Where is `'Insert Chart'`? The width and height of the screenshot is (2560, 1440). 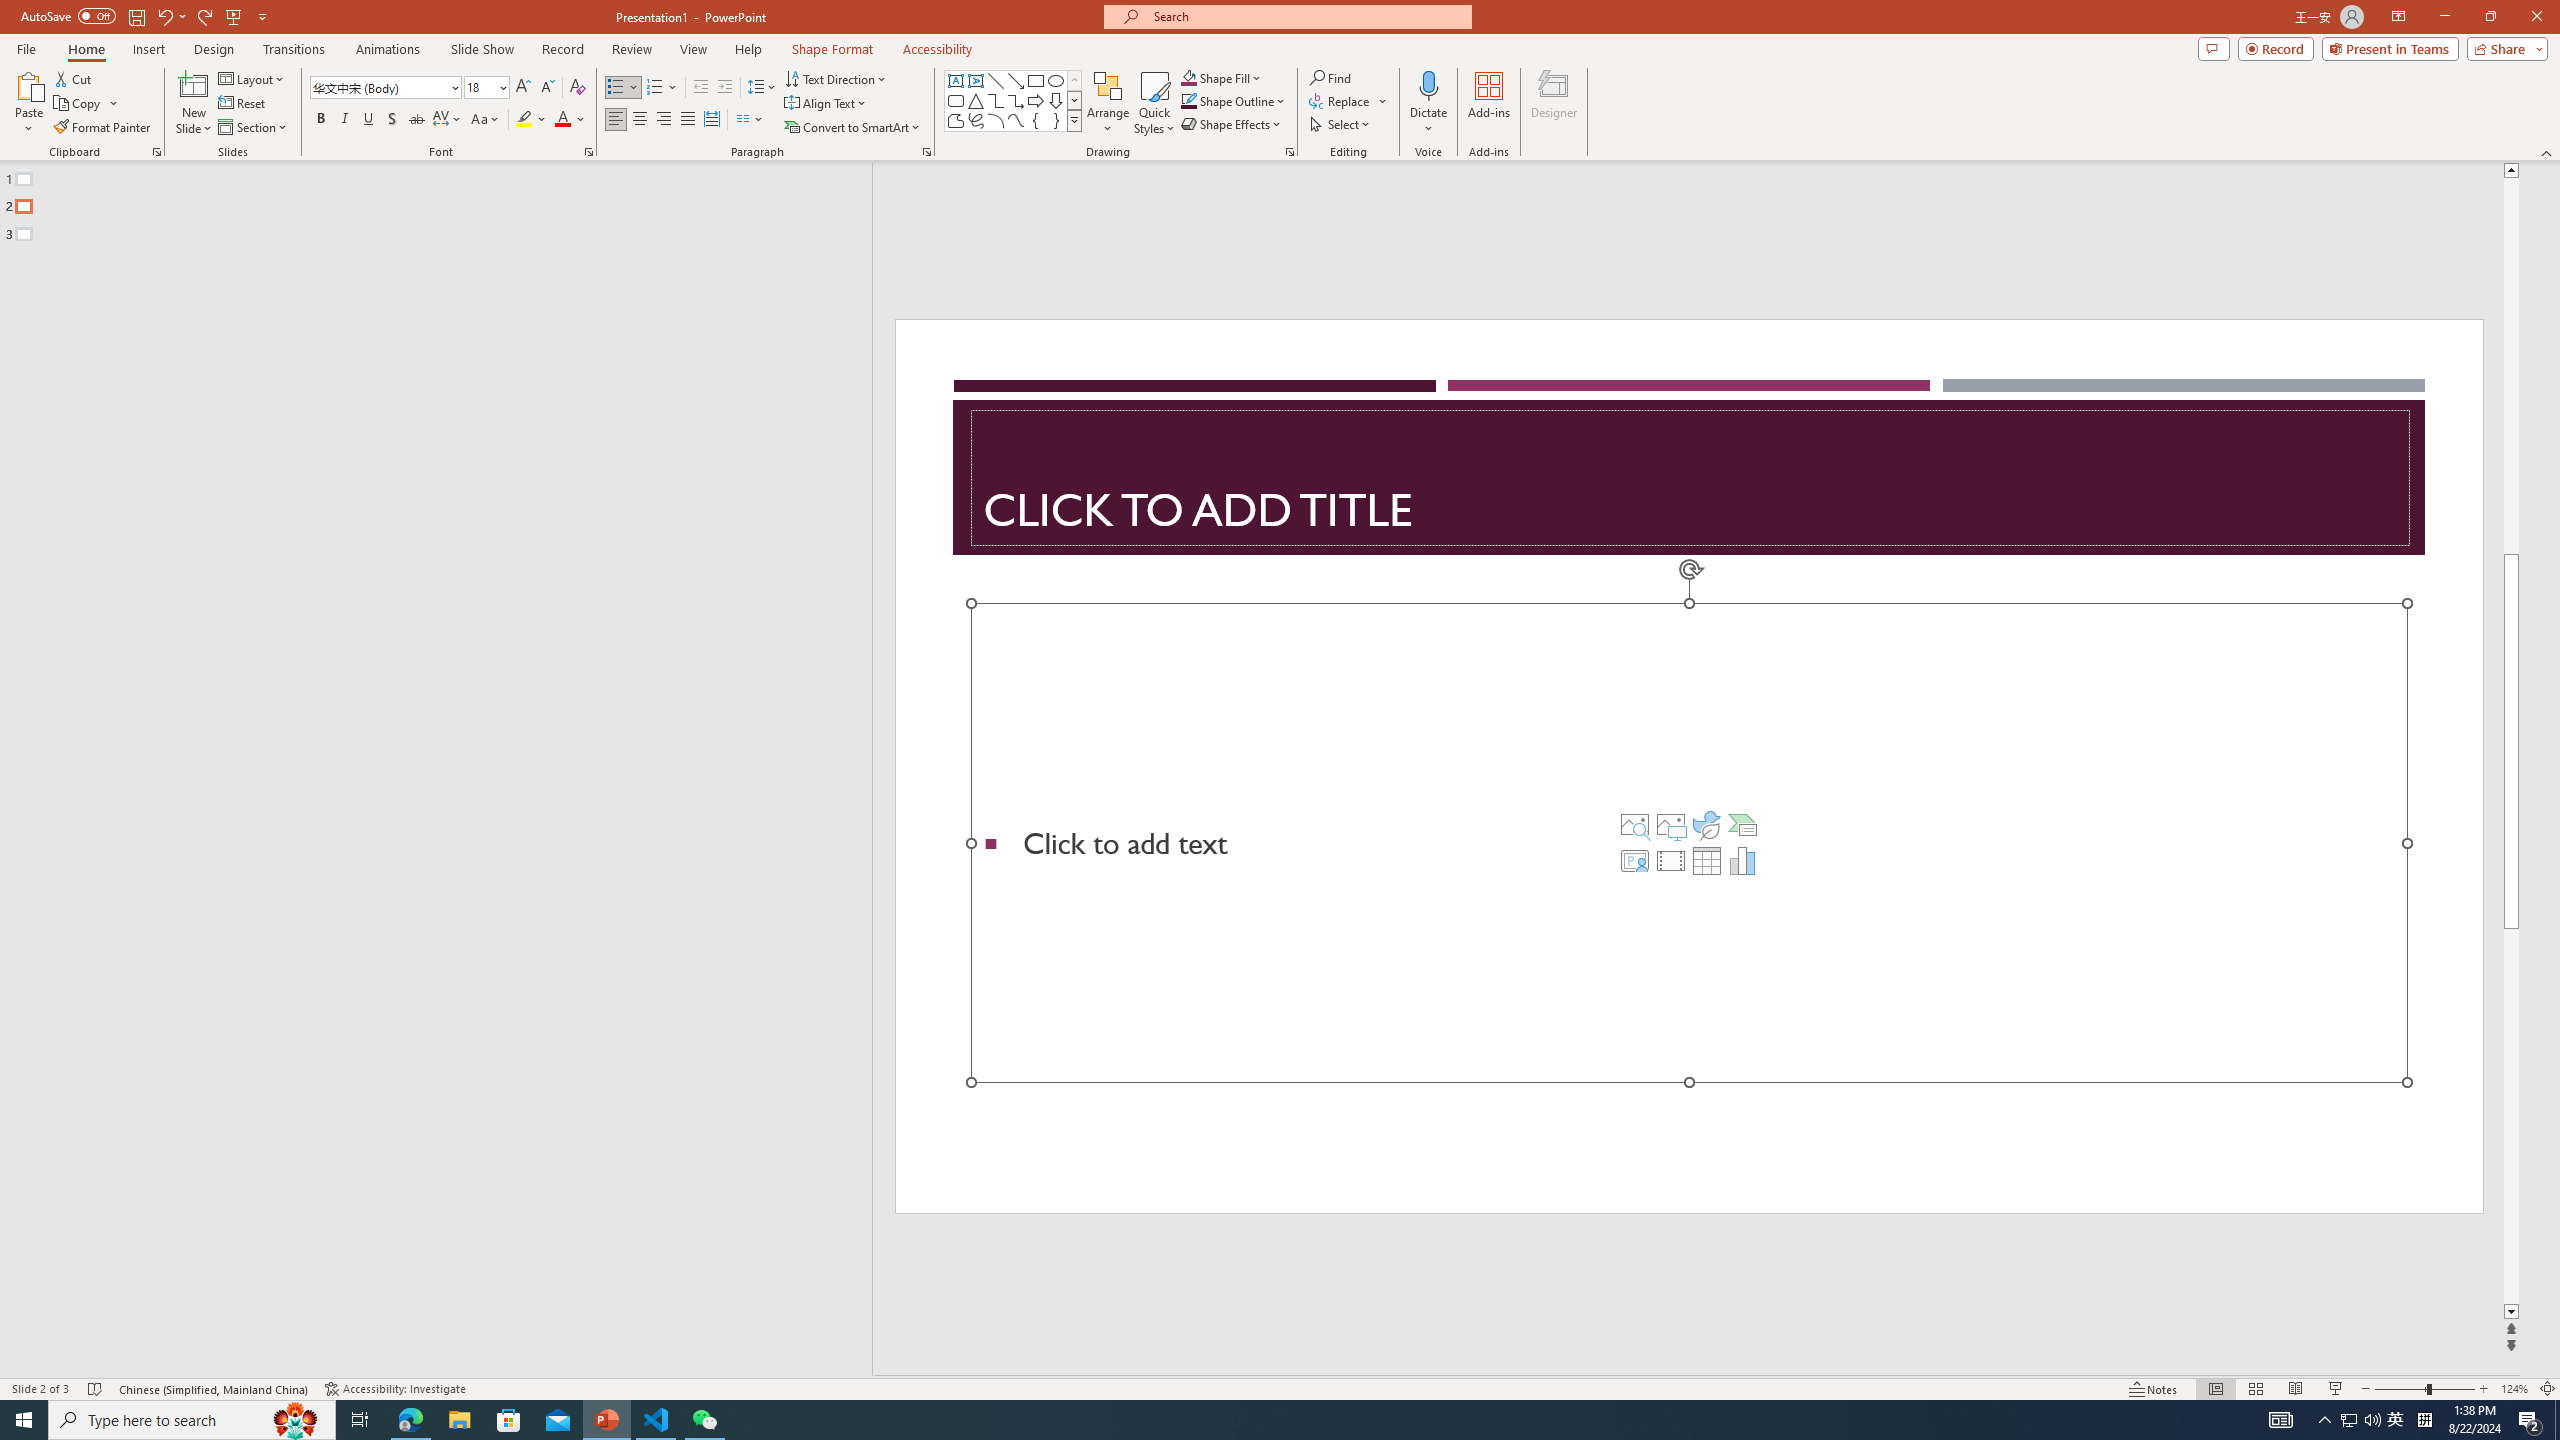 'Insert Chart' is located at coordinates (1742, 861).